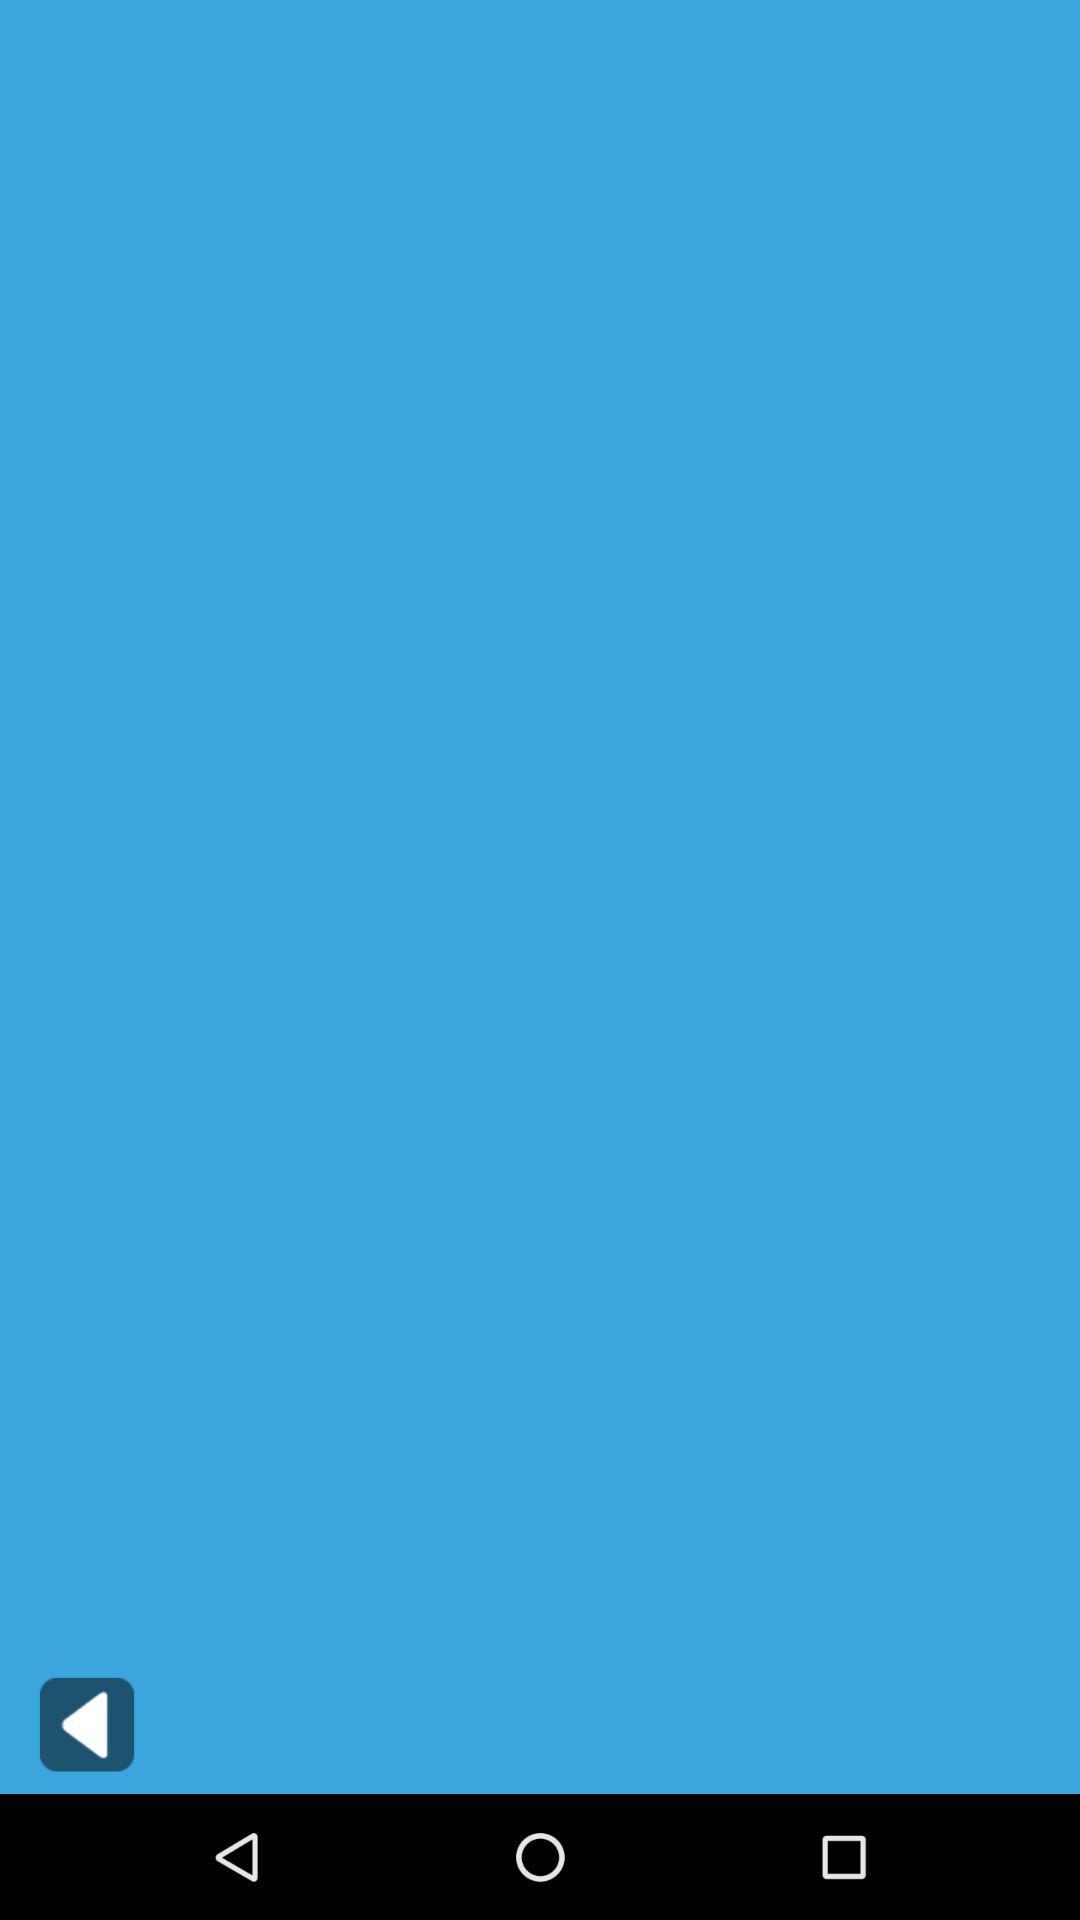 The image size is (1080, 1920). Describe the element at coordinates (86, 1723) in the screenshot. I see `icon at the bottom left corner` at that location.